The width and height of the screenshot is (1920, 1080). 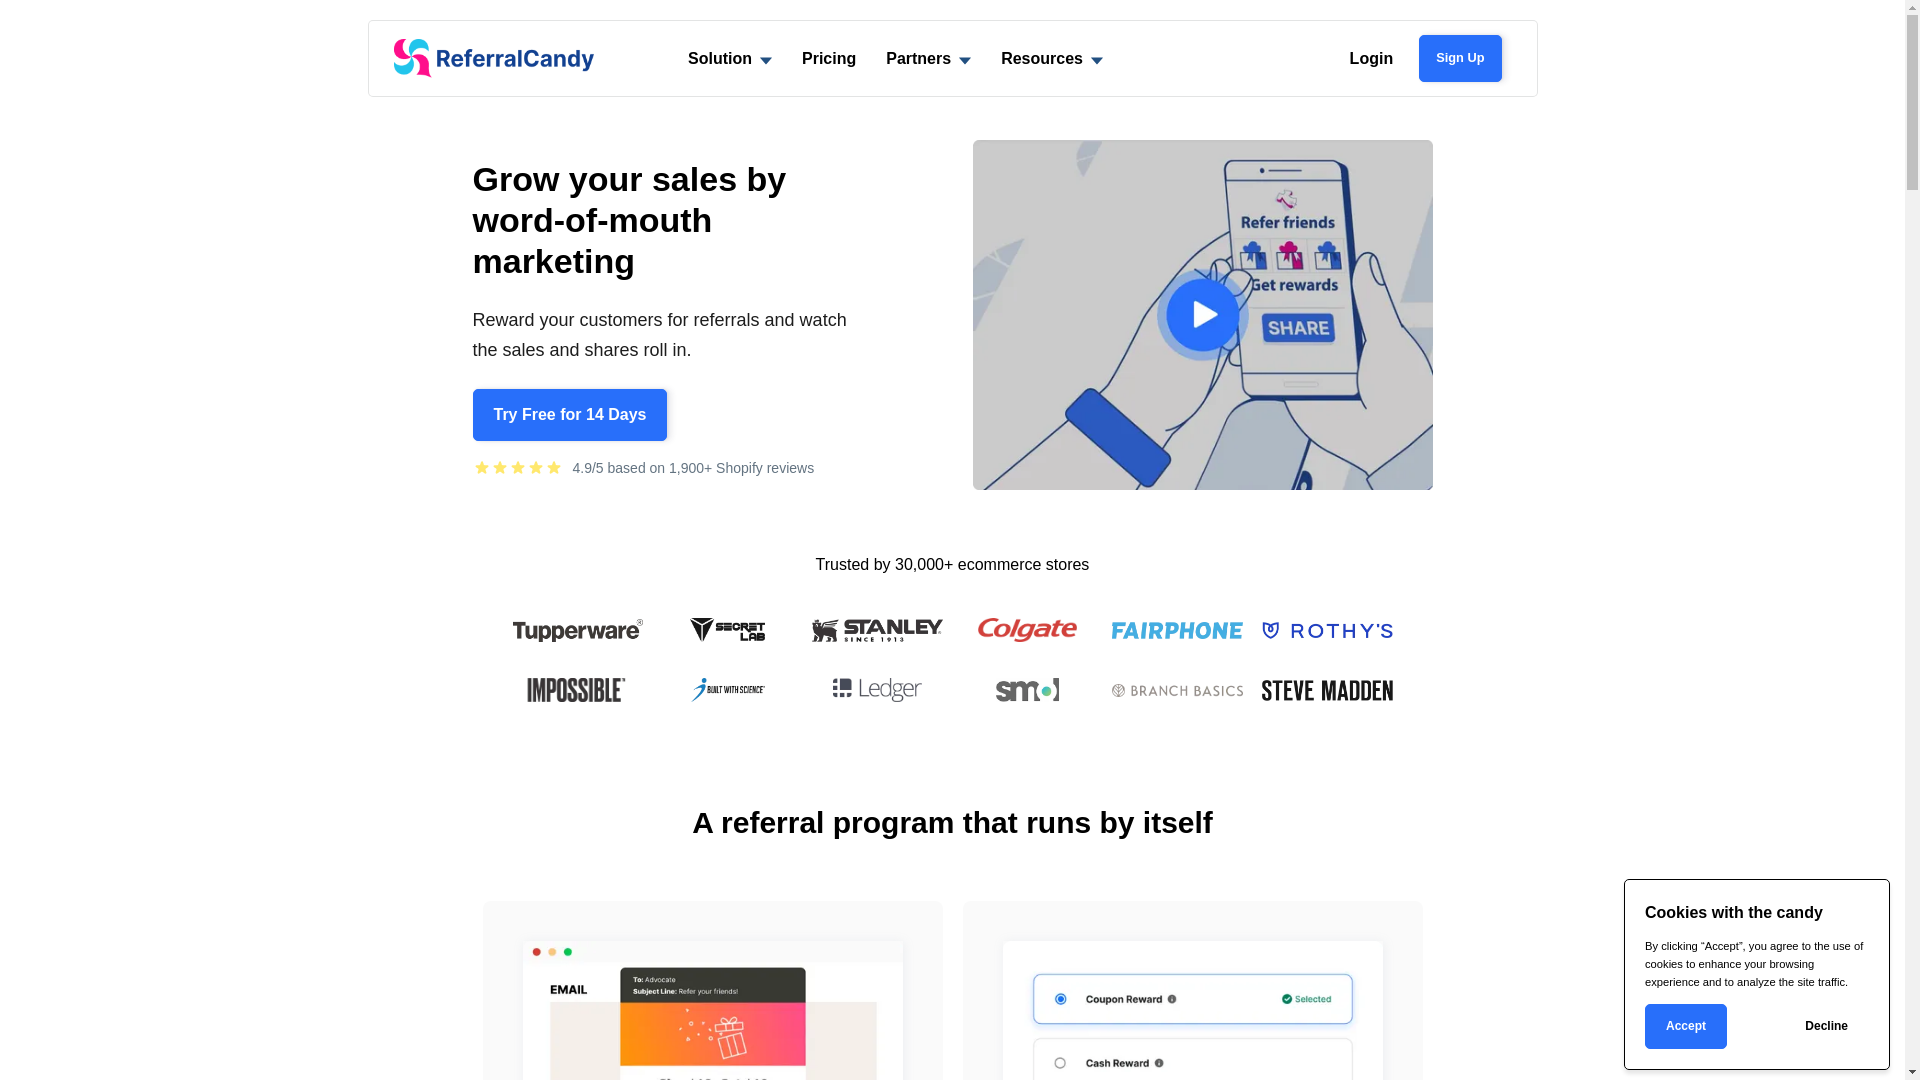 I want to click on 'Login', so click(x=1371, y=57).